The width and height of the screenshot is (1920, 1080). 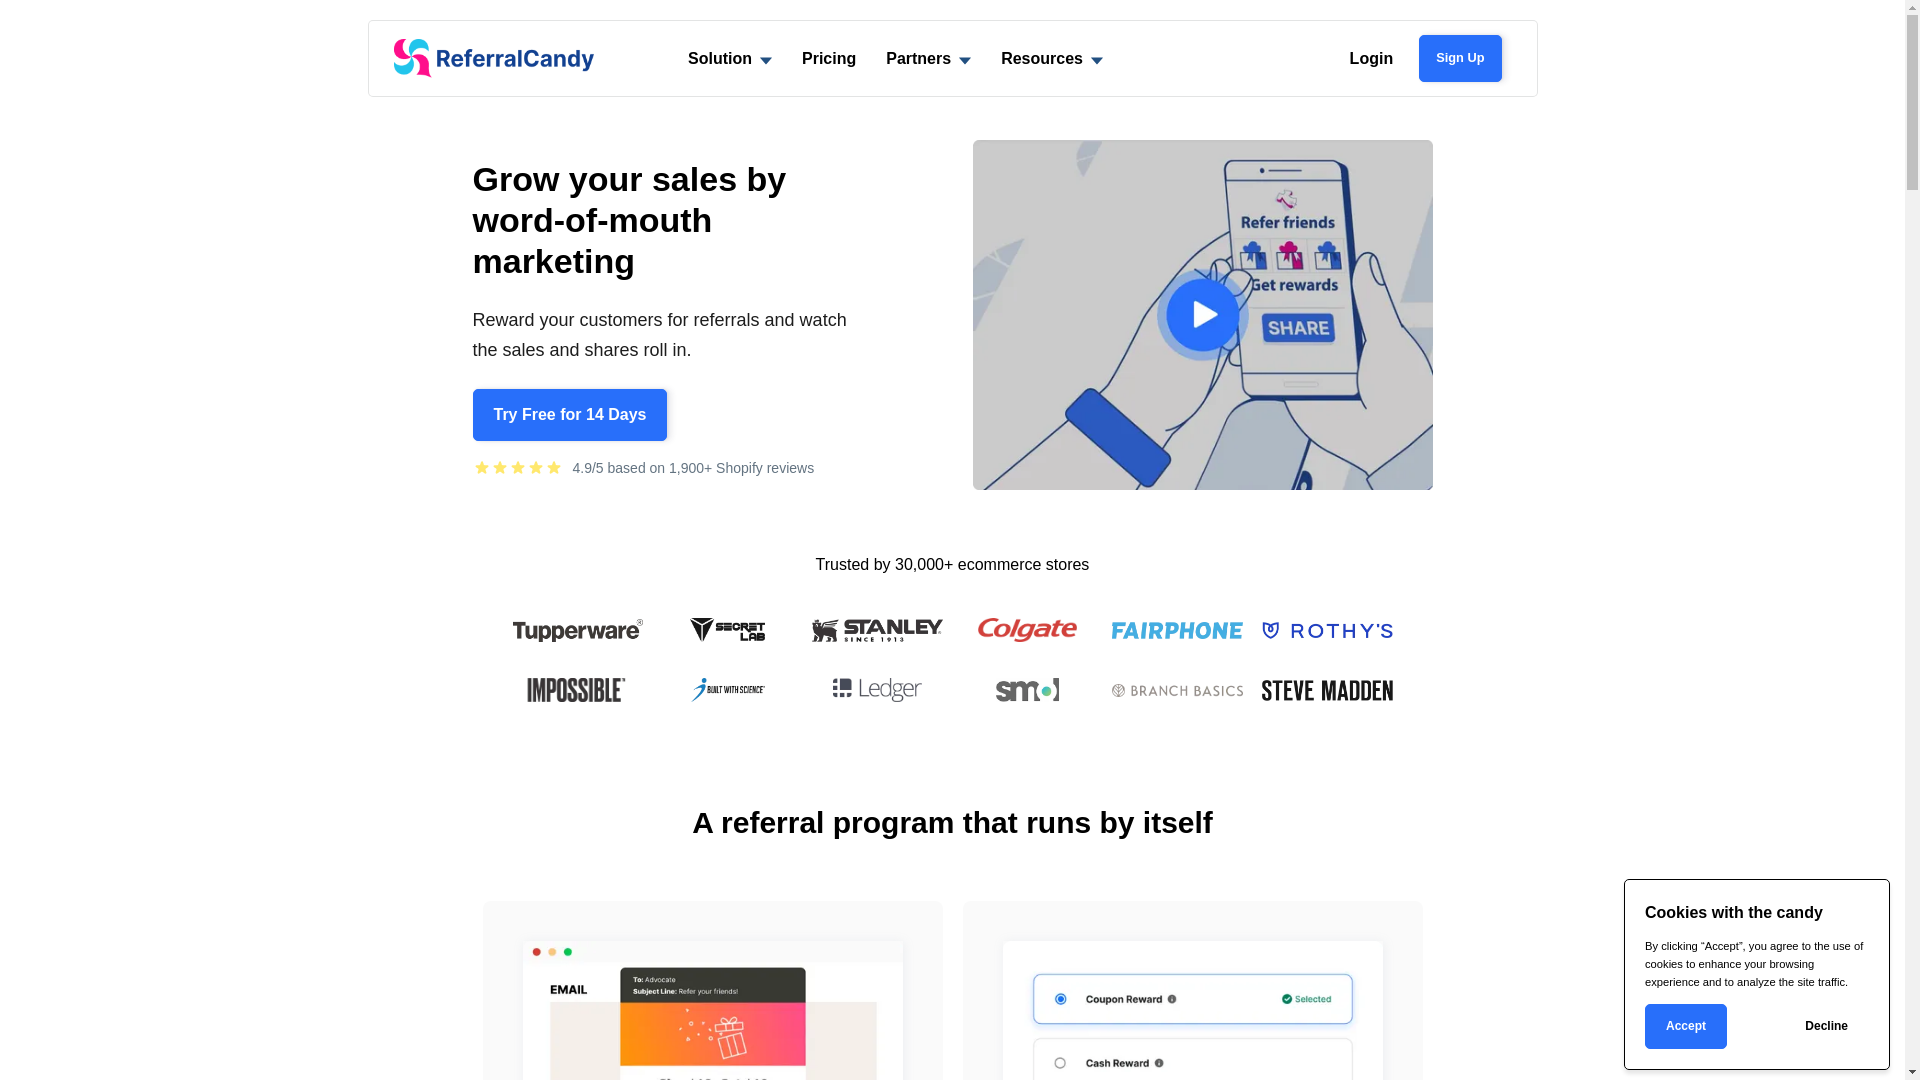 I want to click on 'Login', so click(x=1371, y=57).